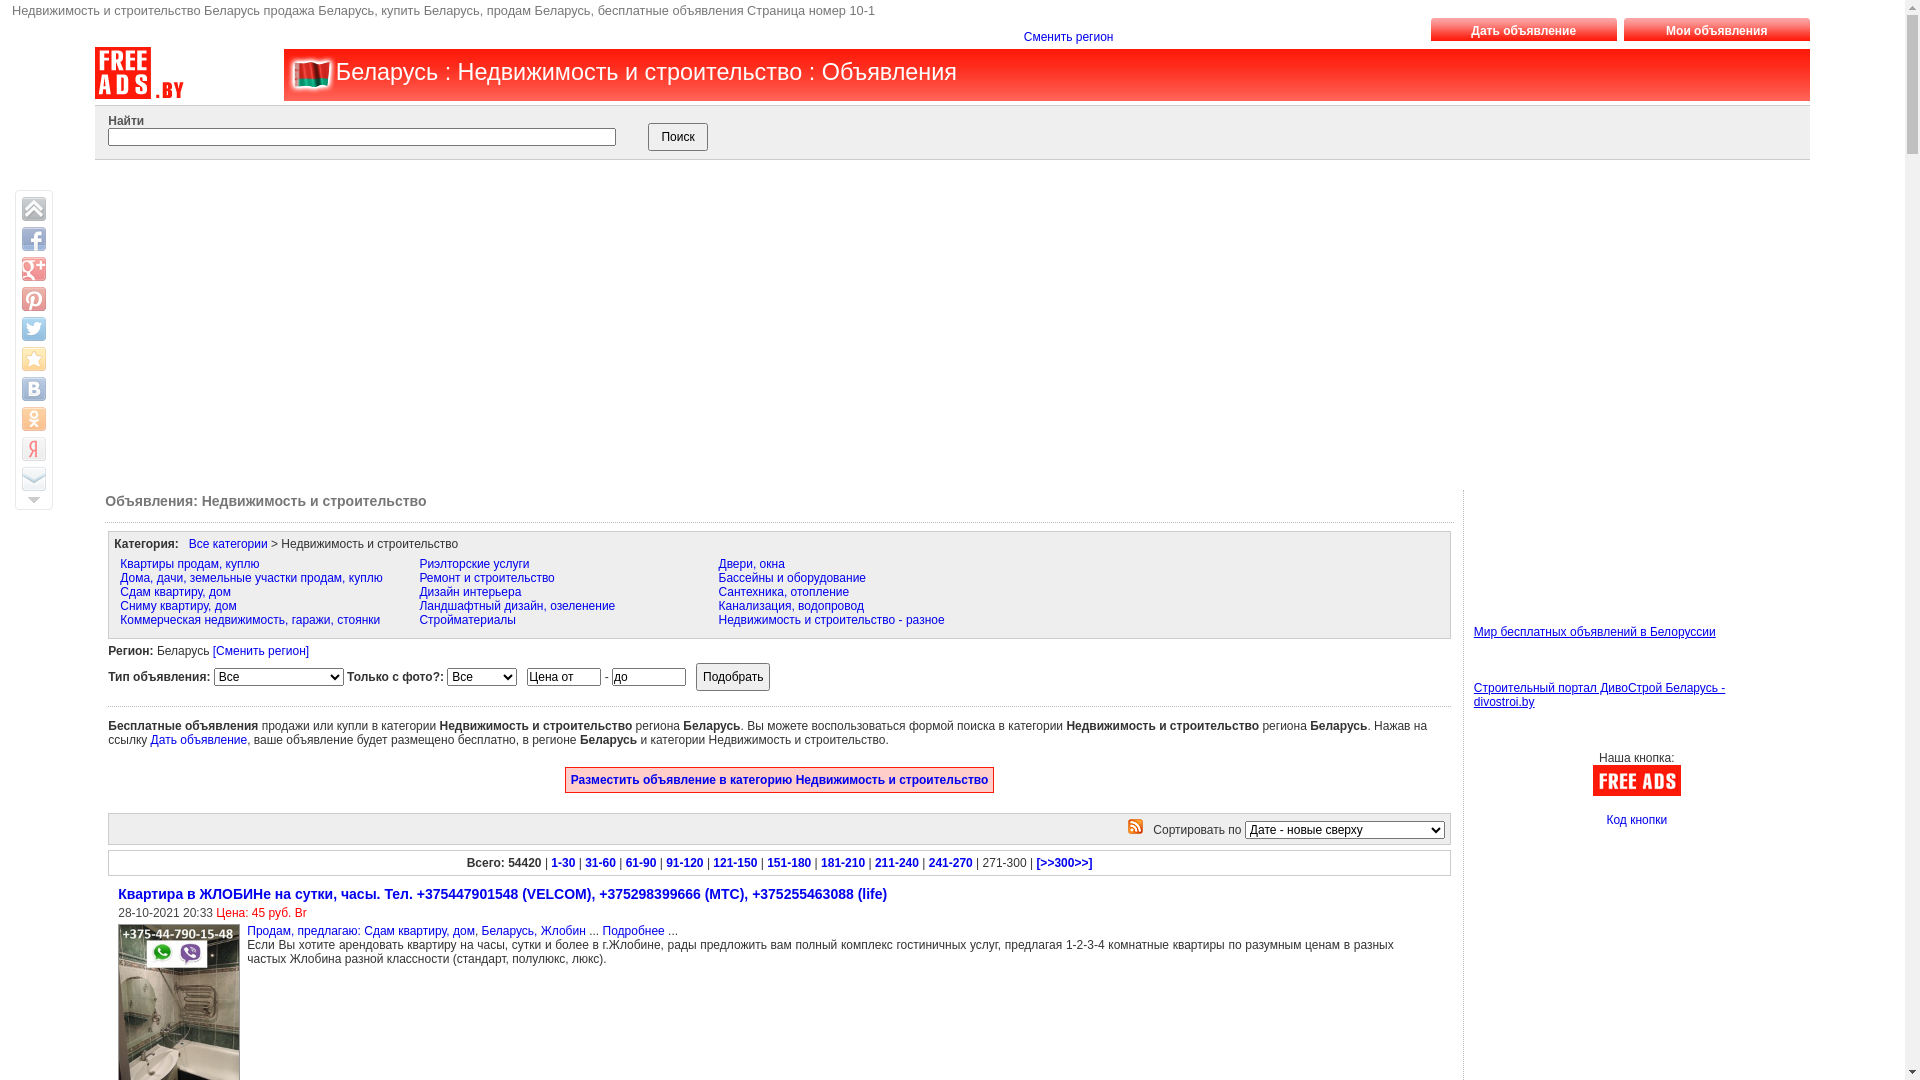  What do you see at coordinates (33, 357) in the screenshot?
I see `'Save to Browser Favorites'` at bounding box center [33, 357].